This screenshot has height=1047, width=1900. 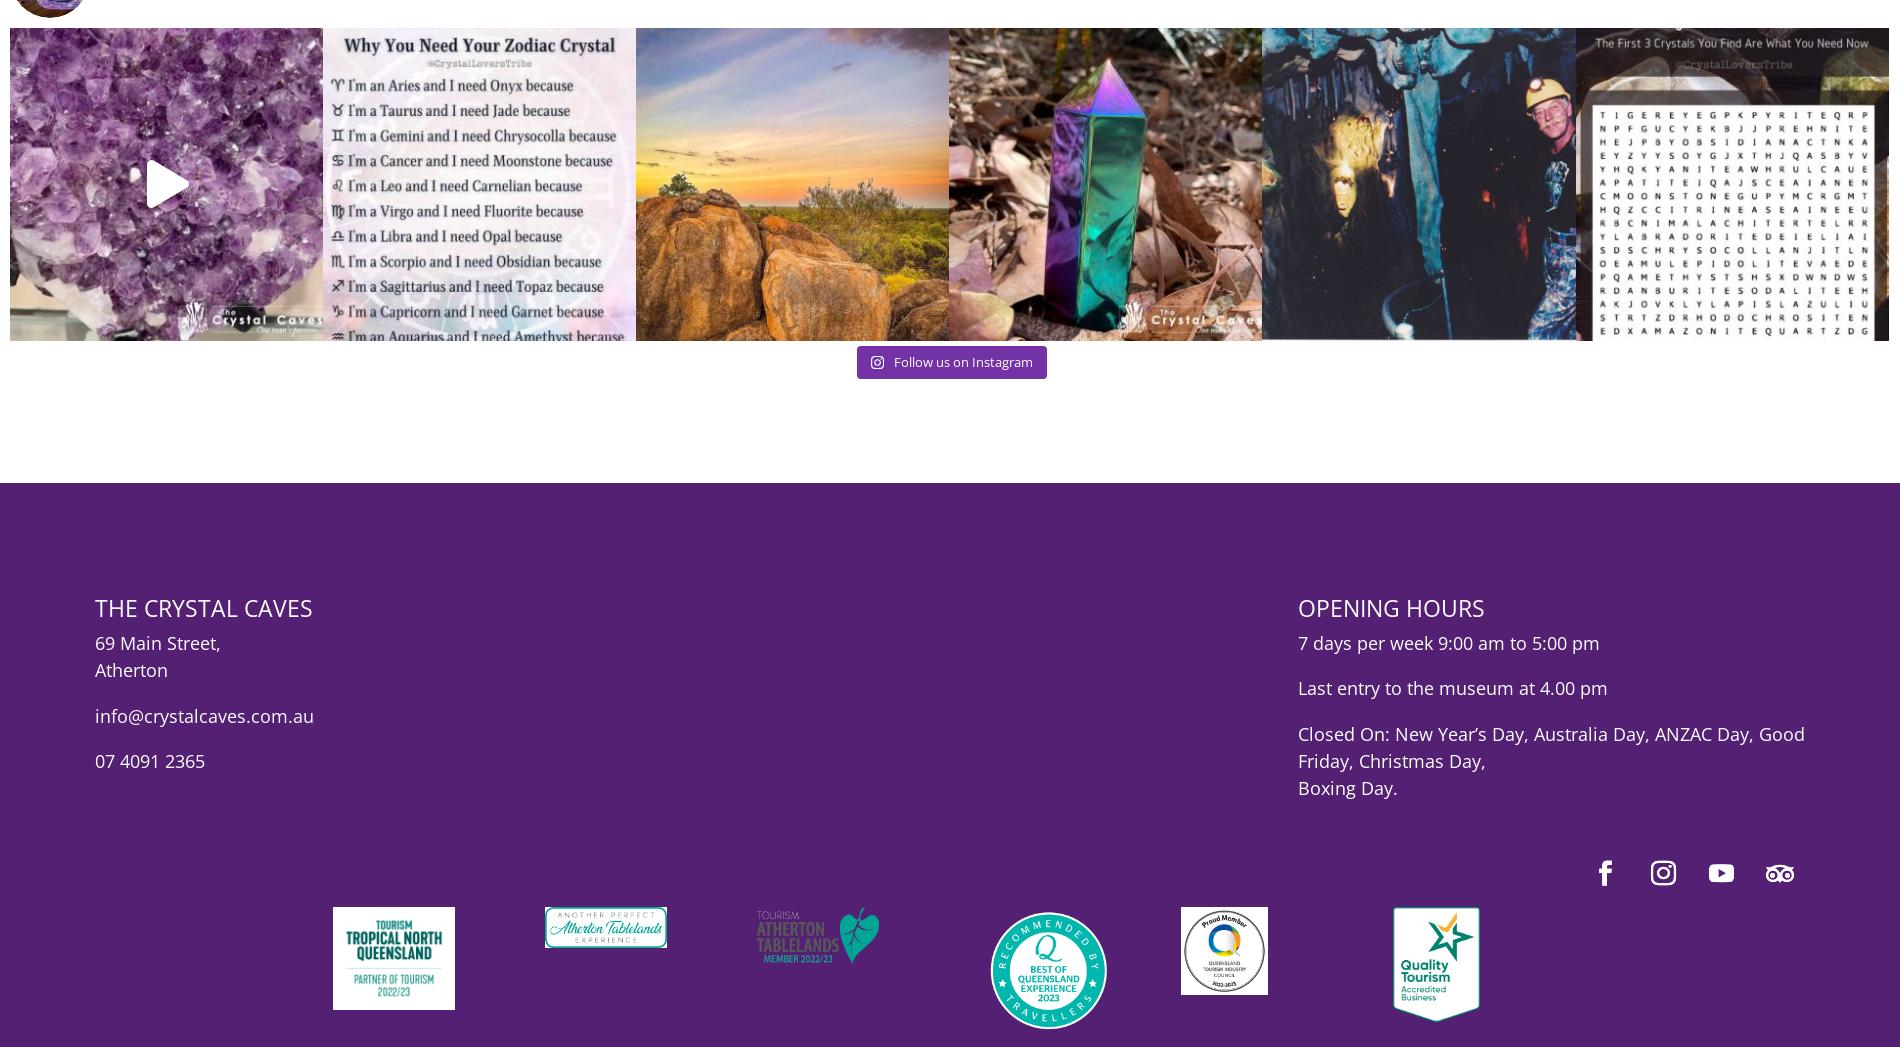 I want to click on 'Closed On: New Year’s Day, Australia Day, ANZAC Day, Good Friday, Christmas Day,', so click(x=1550, y=761).